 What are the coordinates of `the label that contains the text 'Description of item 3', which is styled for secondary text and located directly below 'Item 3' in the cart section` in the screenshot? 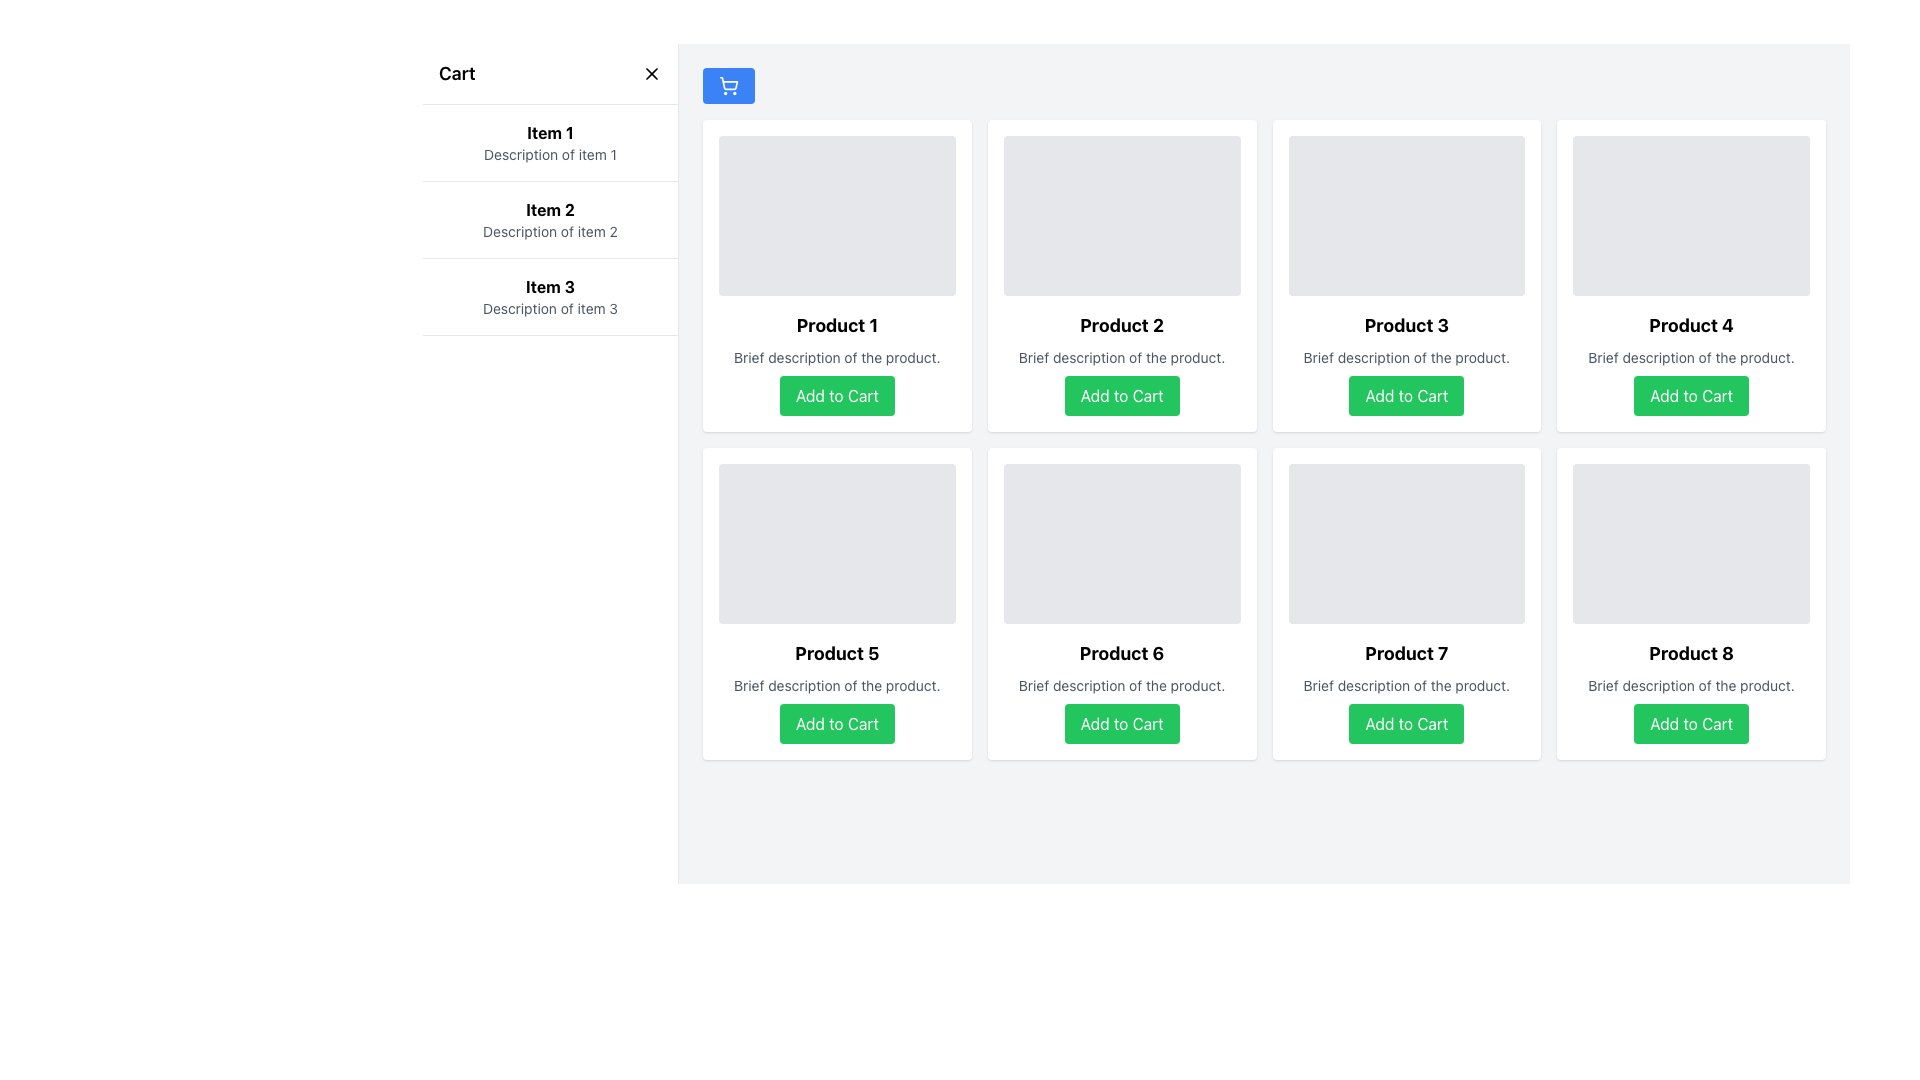 It's located at (550, 308).